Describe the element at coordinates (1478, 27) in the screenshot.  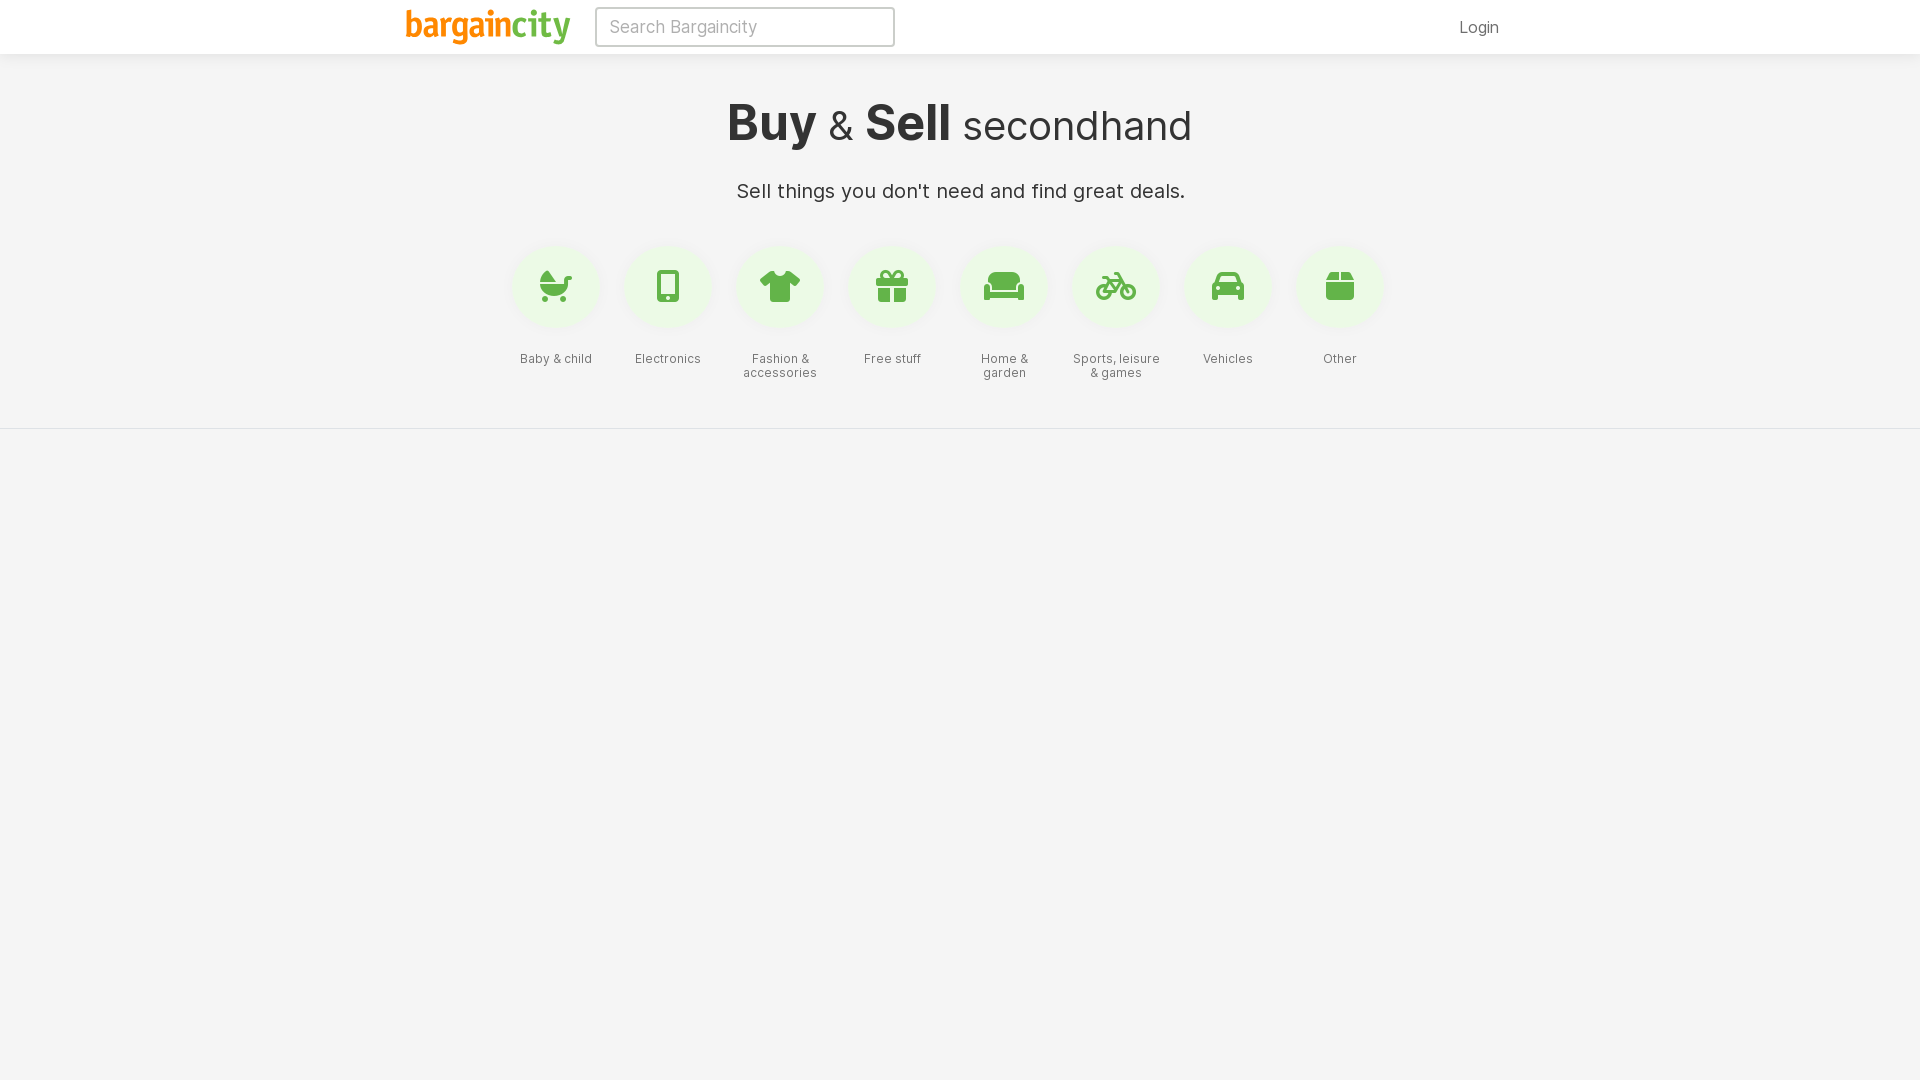
I see `'Login'` at that location.